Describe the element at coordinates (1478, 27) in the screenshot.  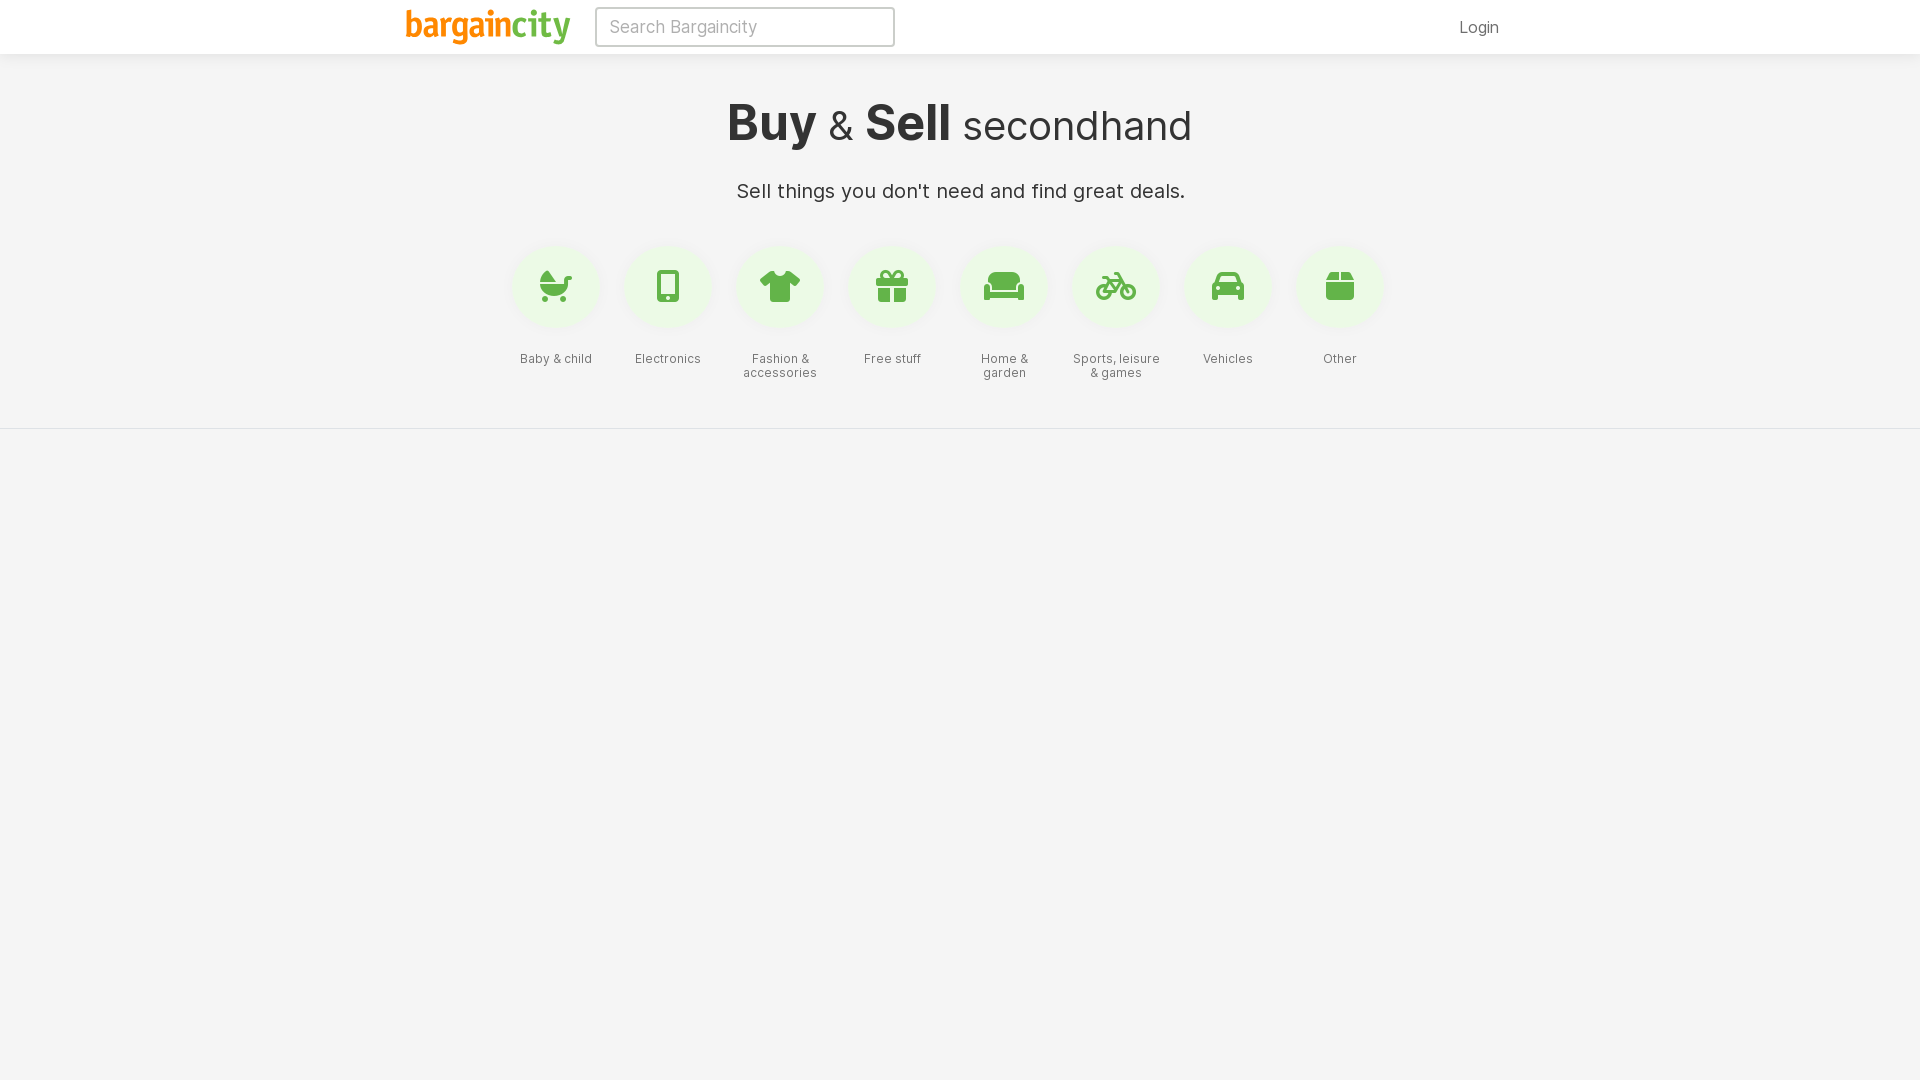
I see `'Login'` at that location.